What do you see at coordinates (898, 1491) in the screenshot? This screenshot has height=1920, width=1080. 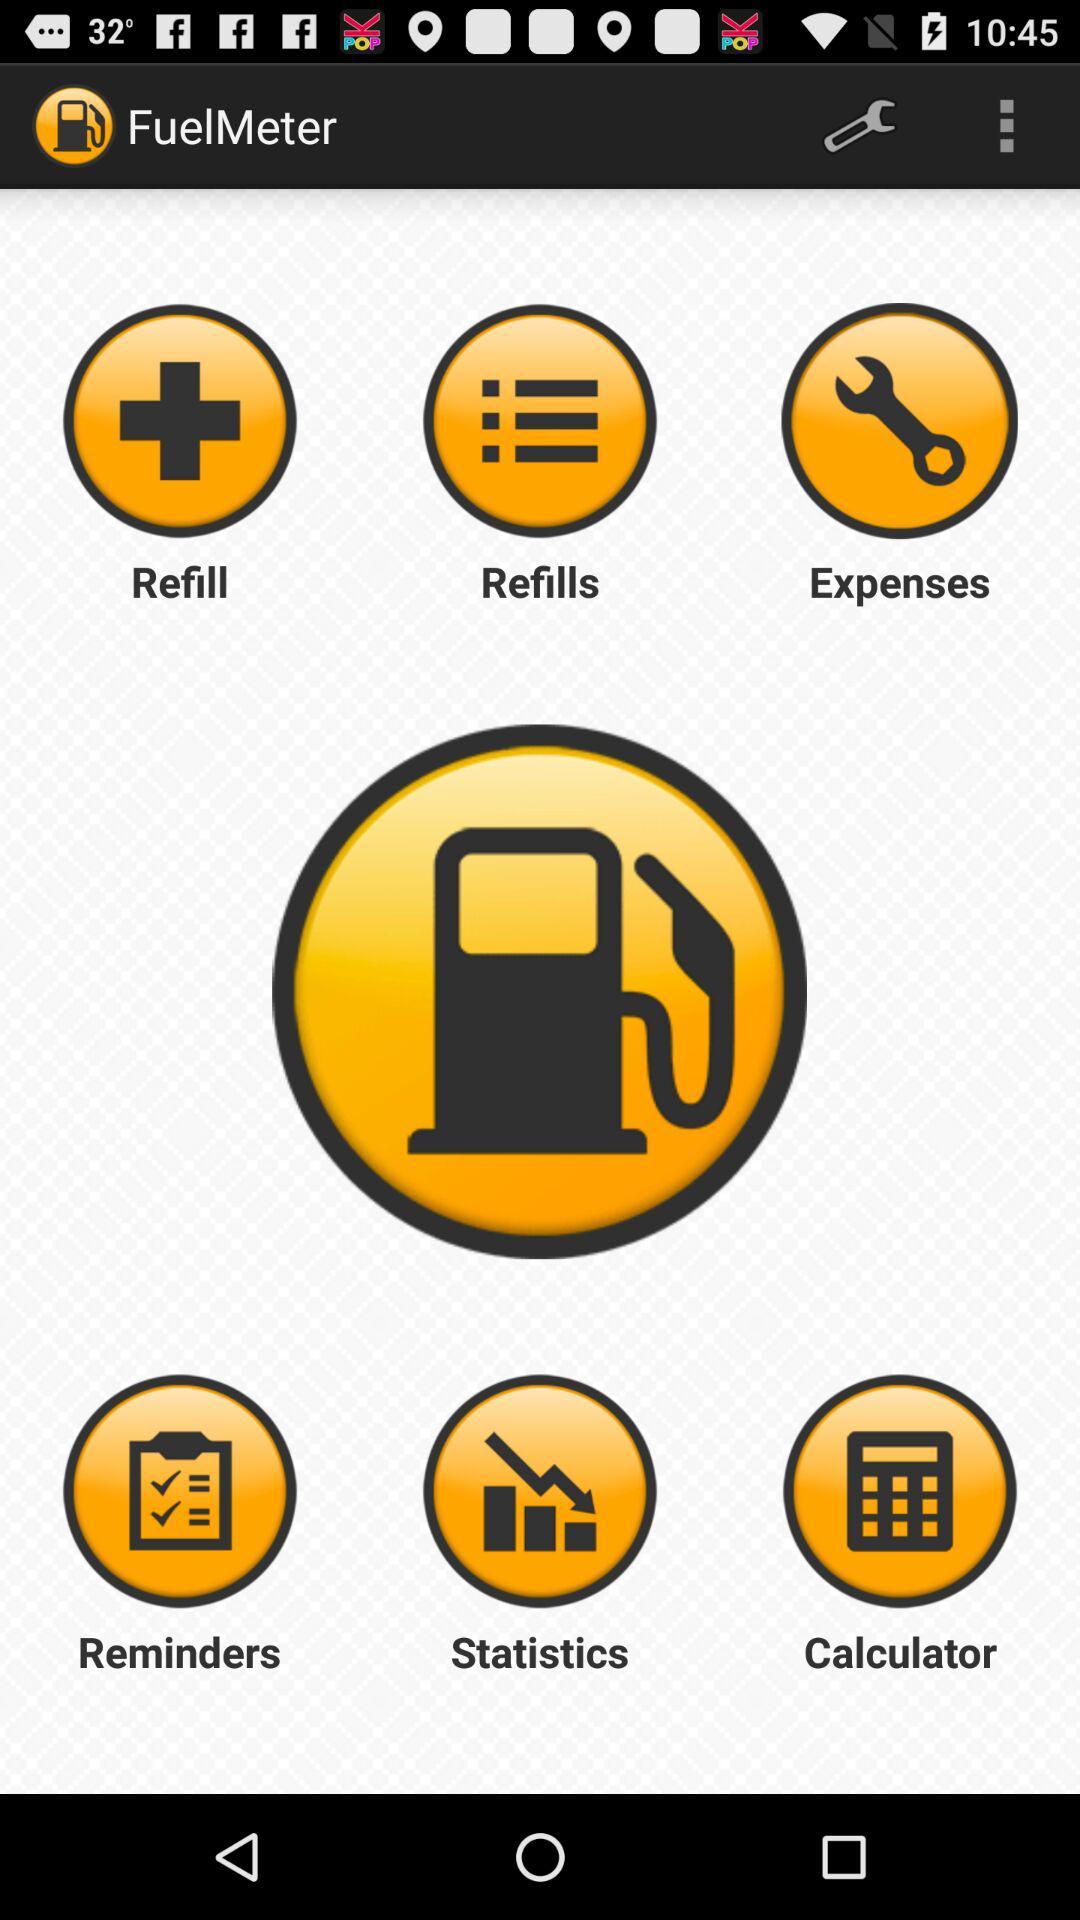 I see `open trip calculator` at bounding box center [898, 1491].